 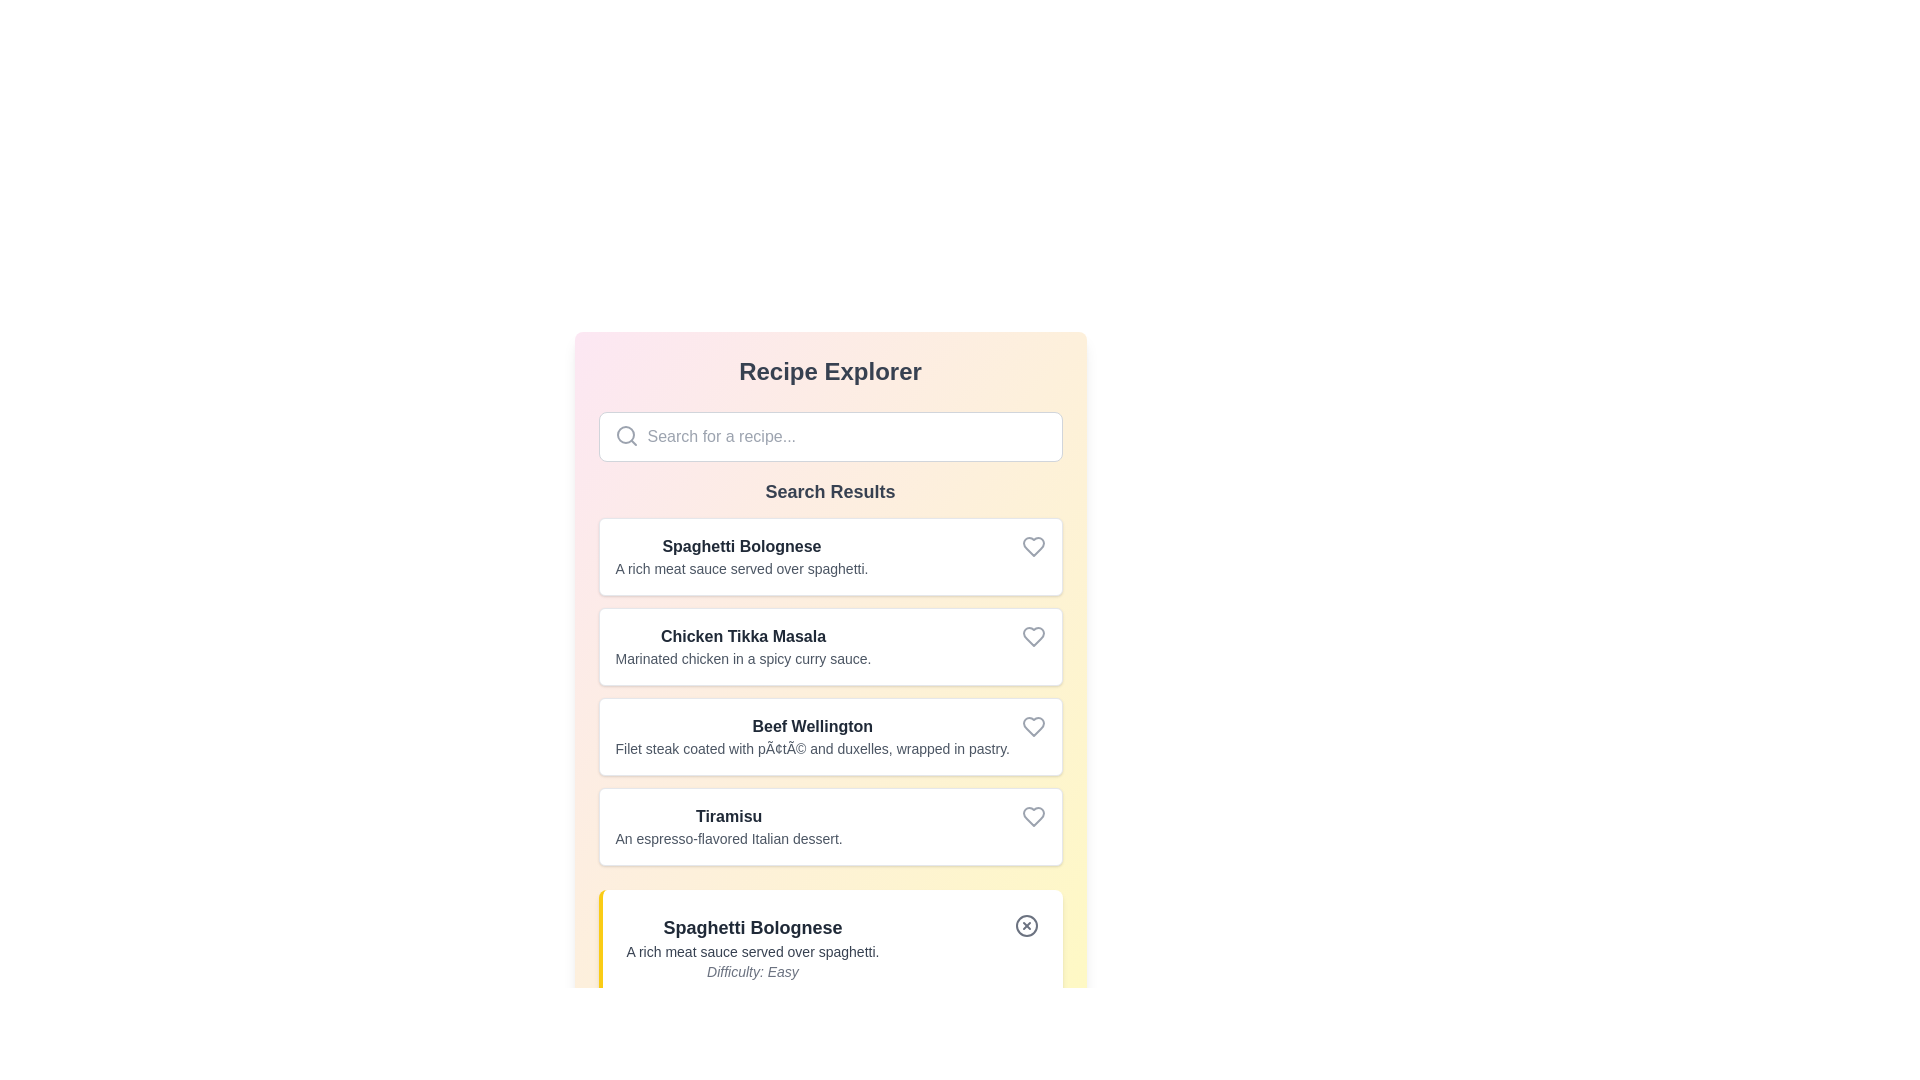 What do you see at coordinates (830, 826) in the screenshot?
I see `the card displaying the recipe 'Tiramisu' in the Search Results section` at bounding box center [830, 826].